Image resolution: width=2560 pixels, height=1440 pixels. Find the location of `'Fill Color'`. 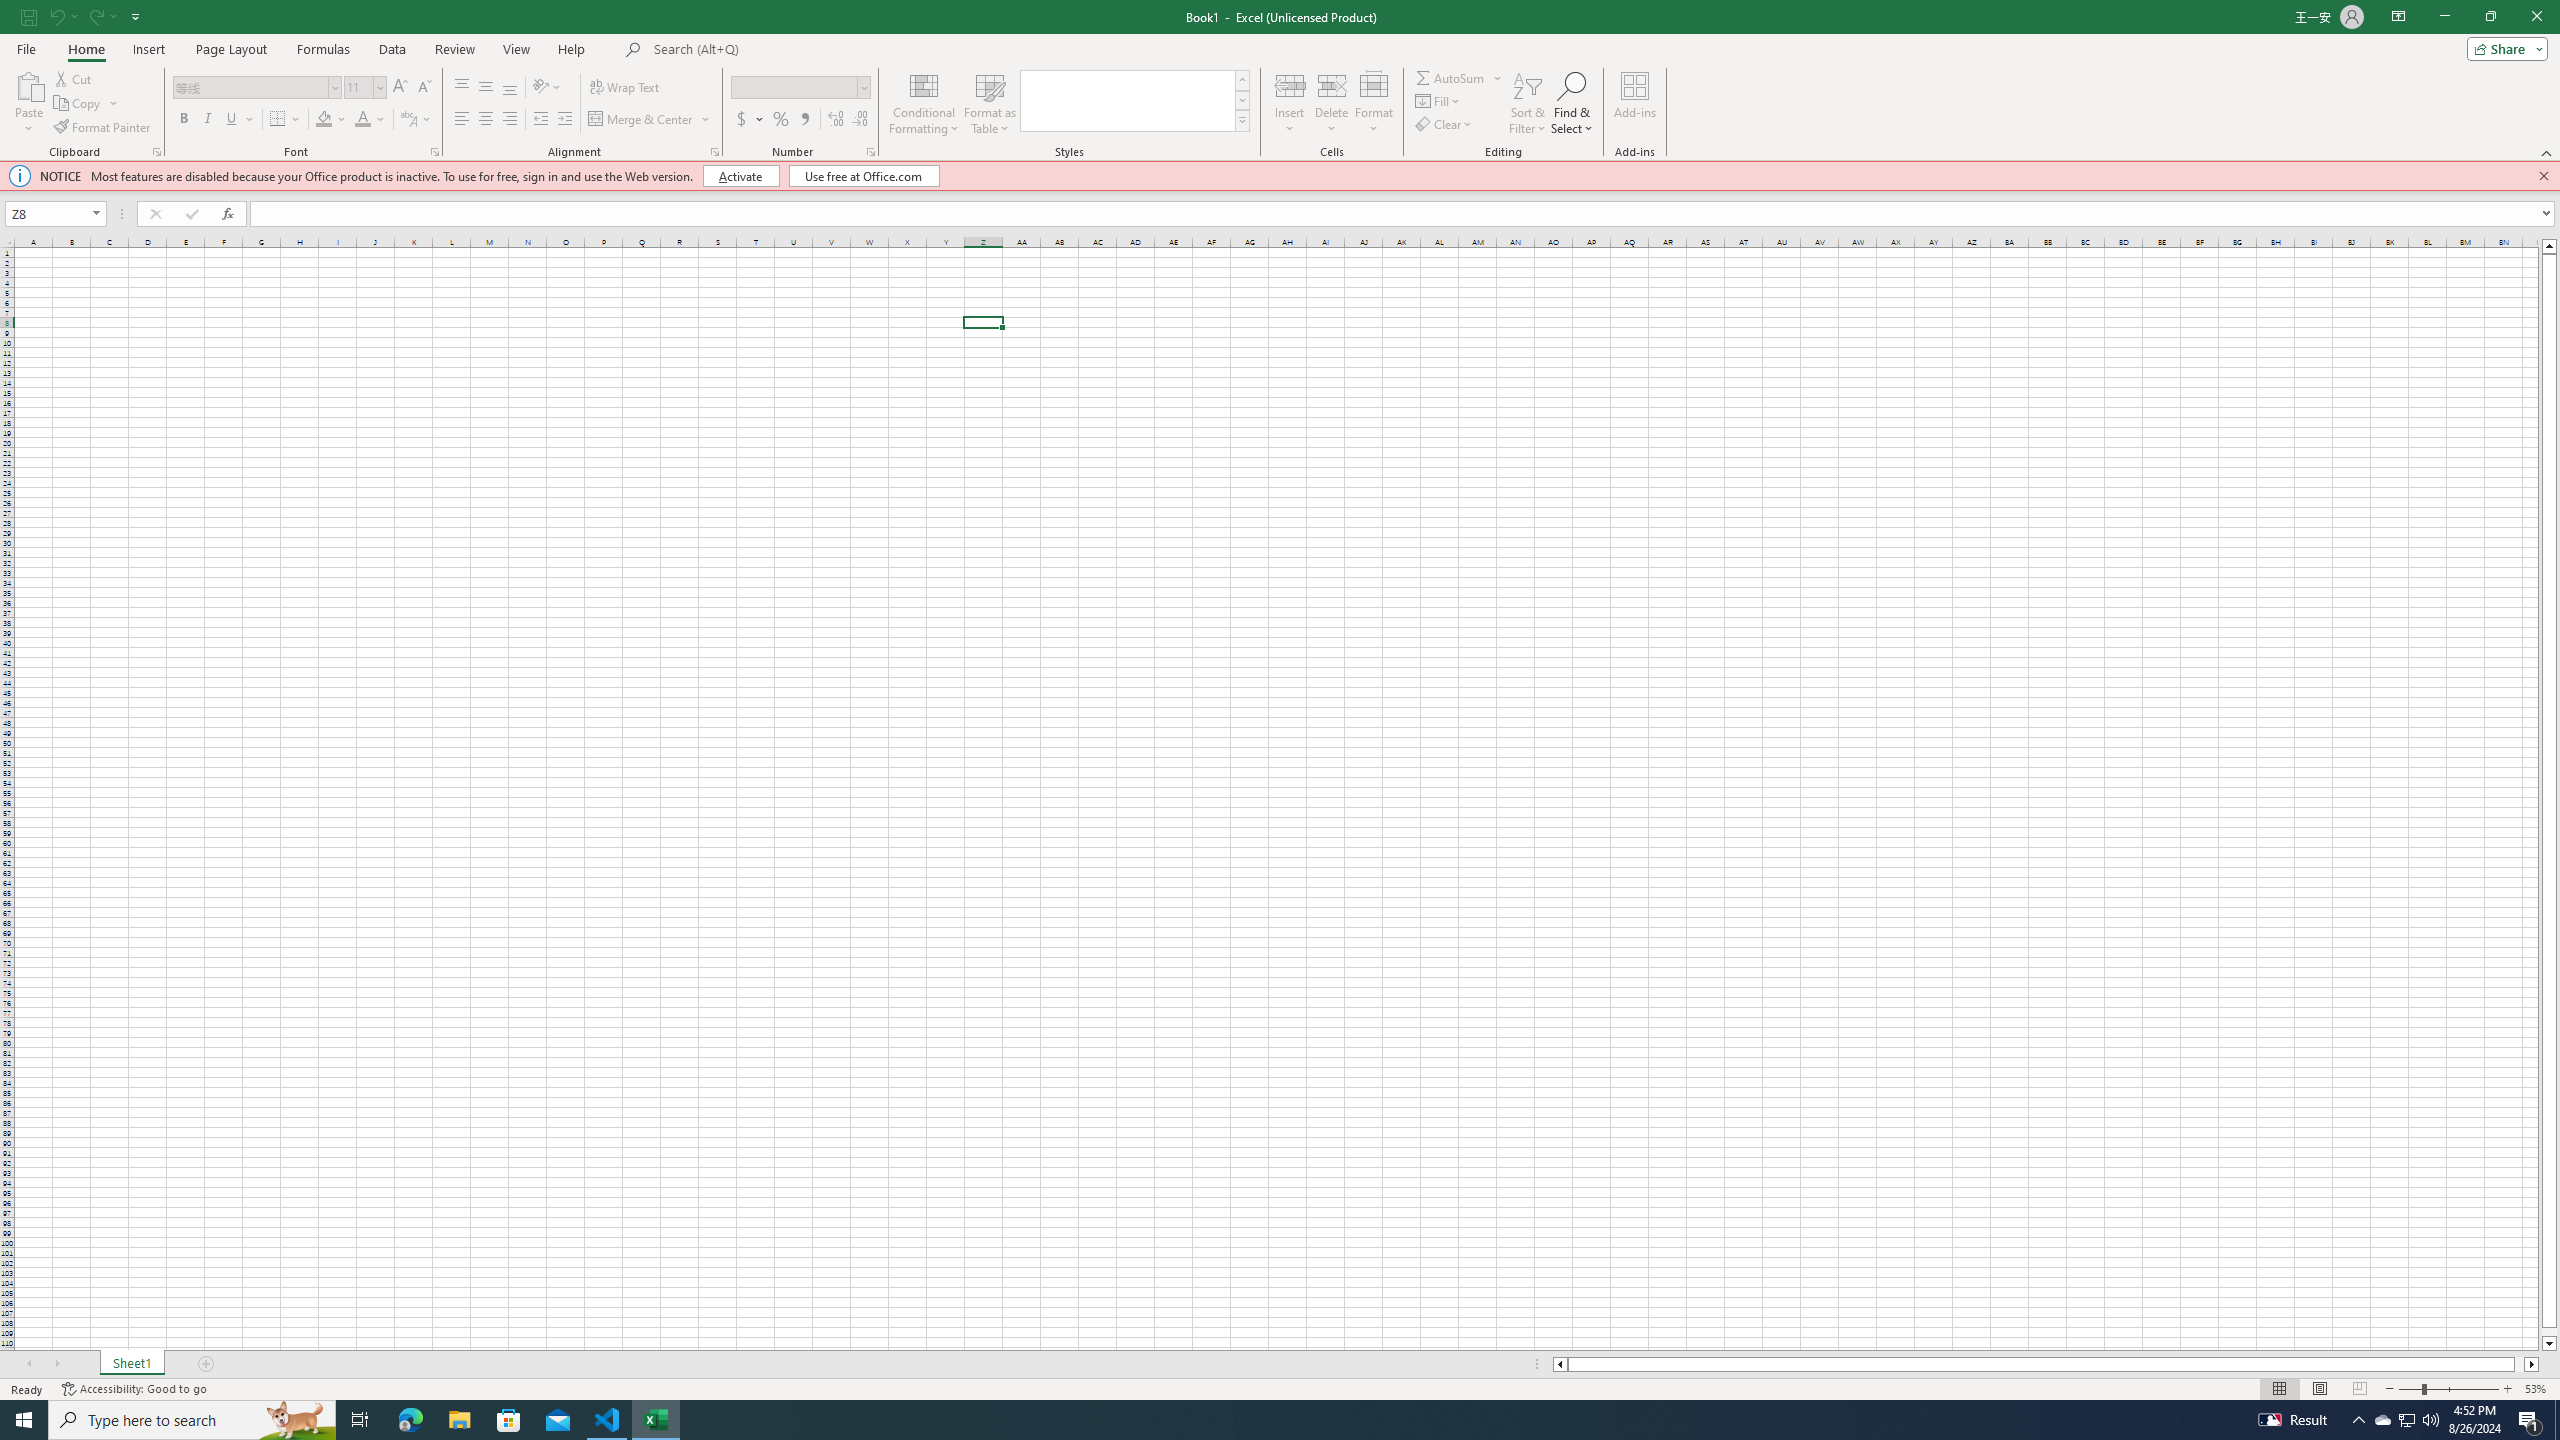

'Fill Color' is located at coordinates (322, 118).